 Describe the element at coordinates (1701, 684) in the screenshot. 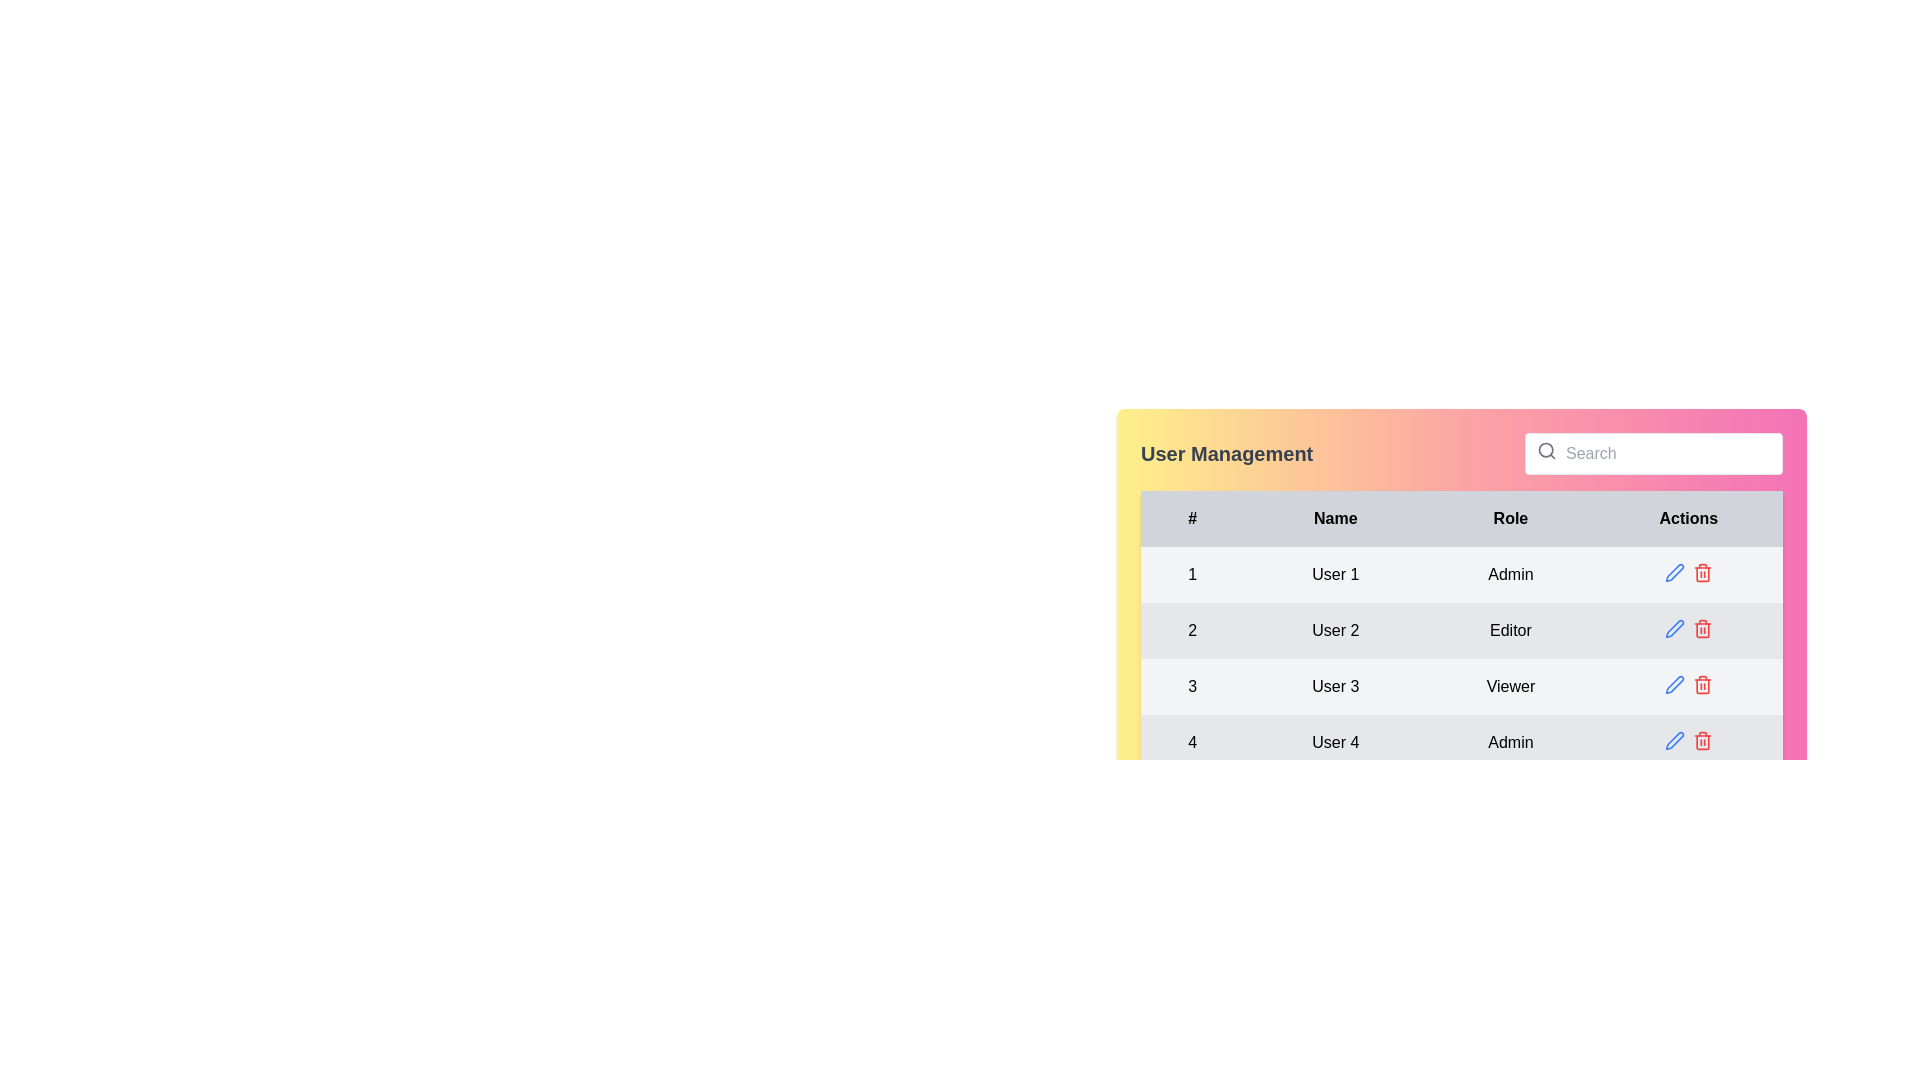

I see `the delete button icon for 'User 3' in the 'Actions' column` at that location.